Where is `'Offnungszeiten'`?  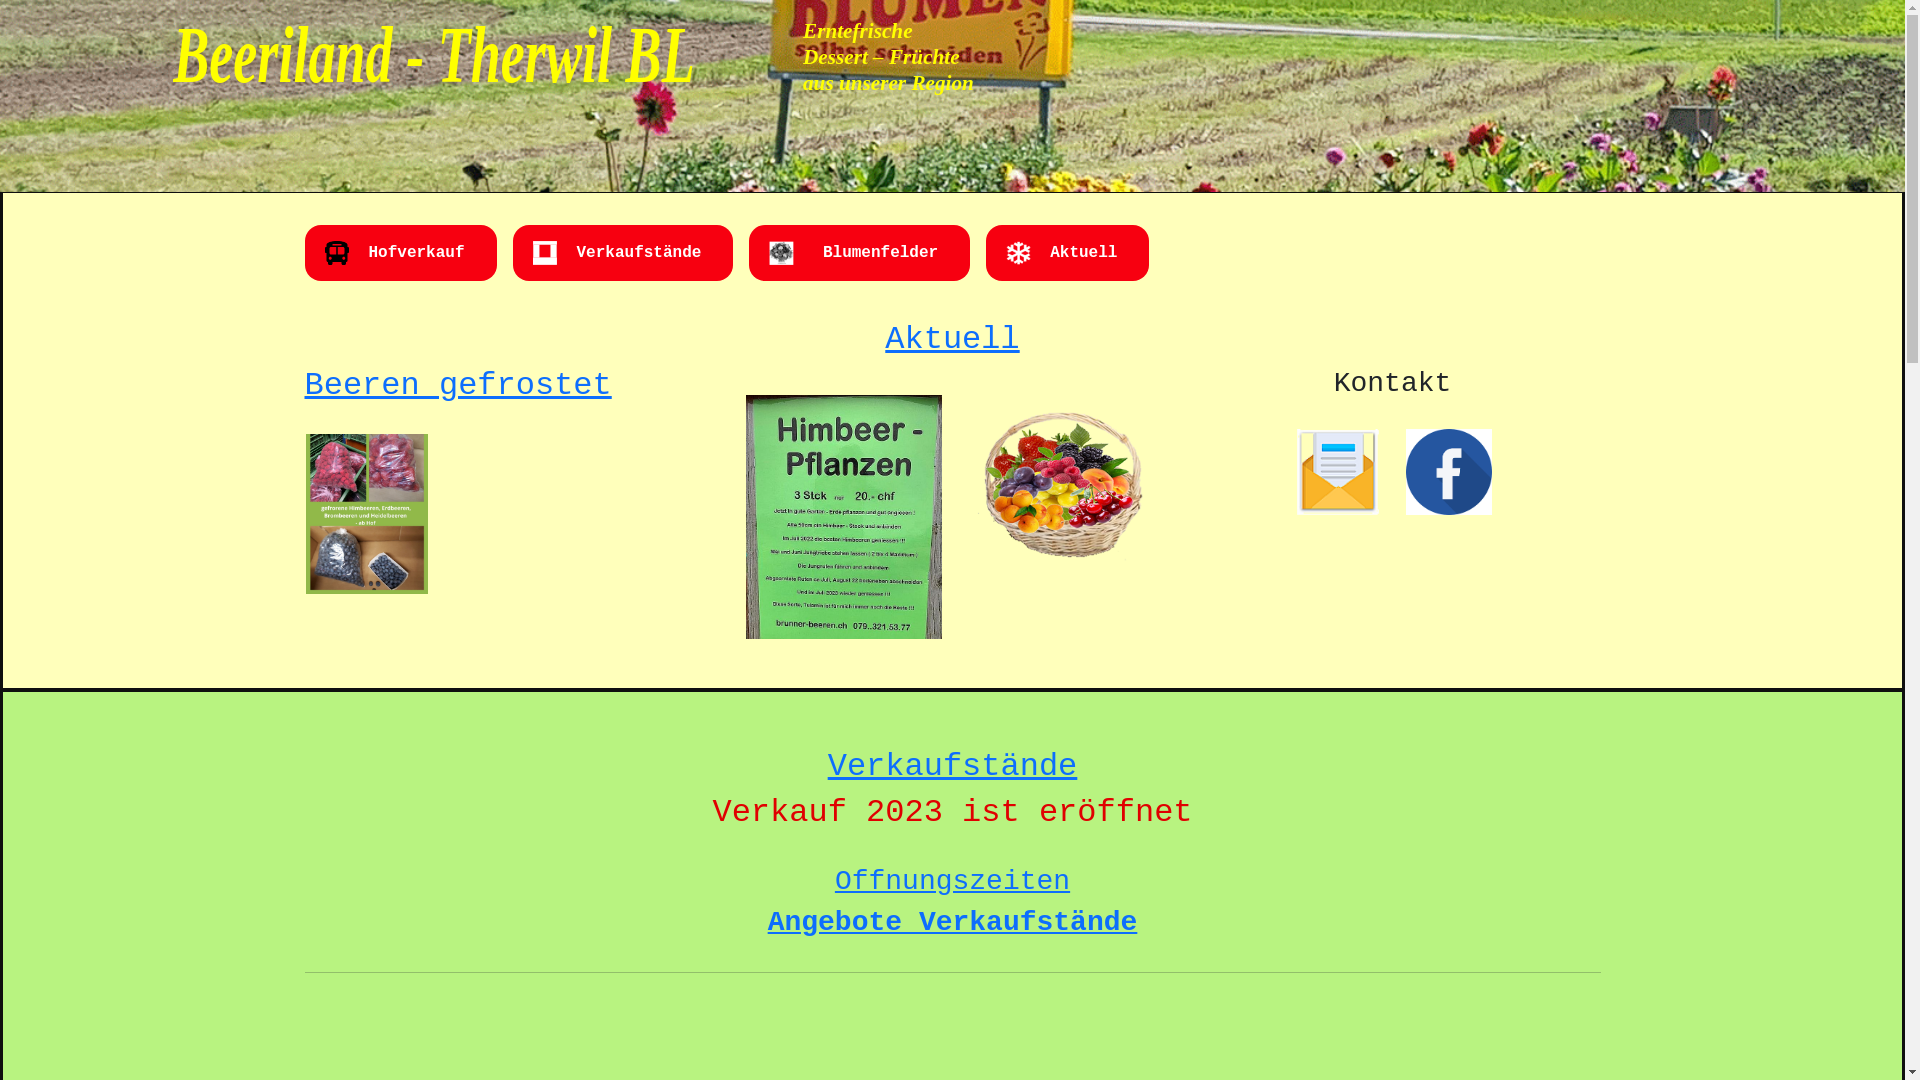 'Offnungszeiten' is located at coordinates (951, 880).